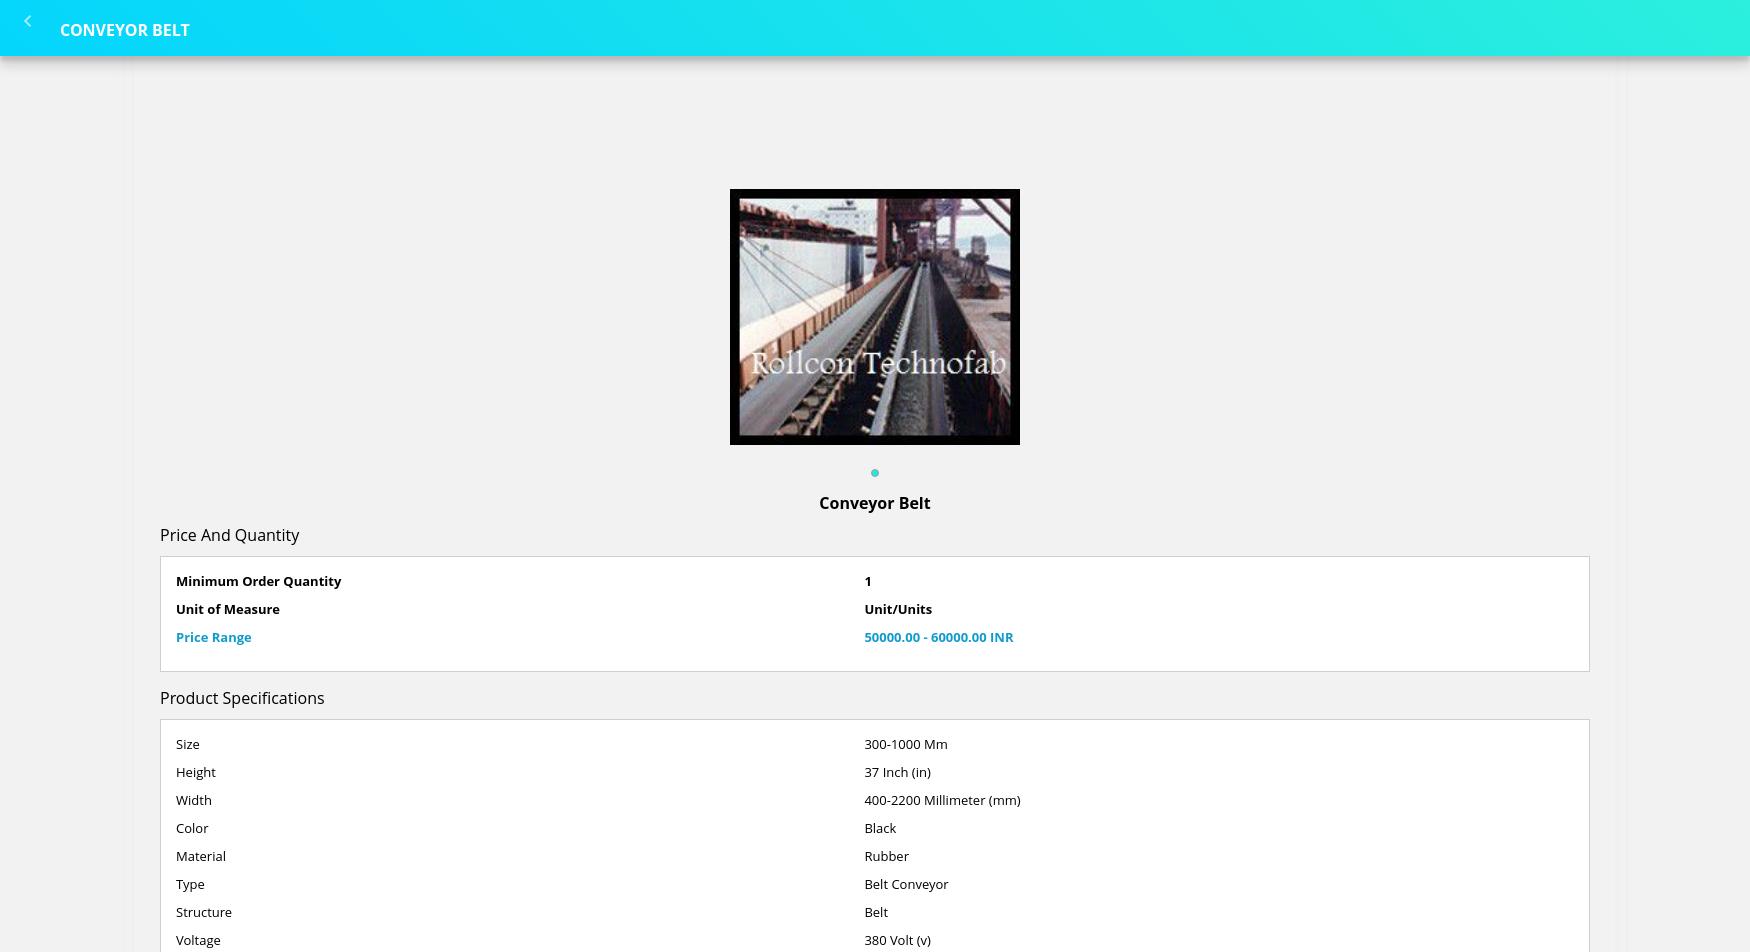 This screenshot has height=952, width=1750. I want to click on 'Type', so click(190, 884).